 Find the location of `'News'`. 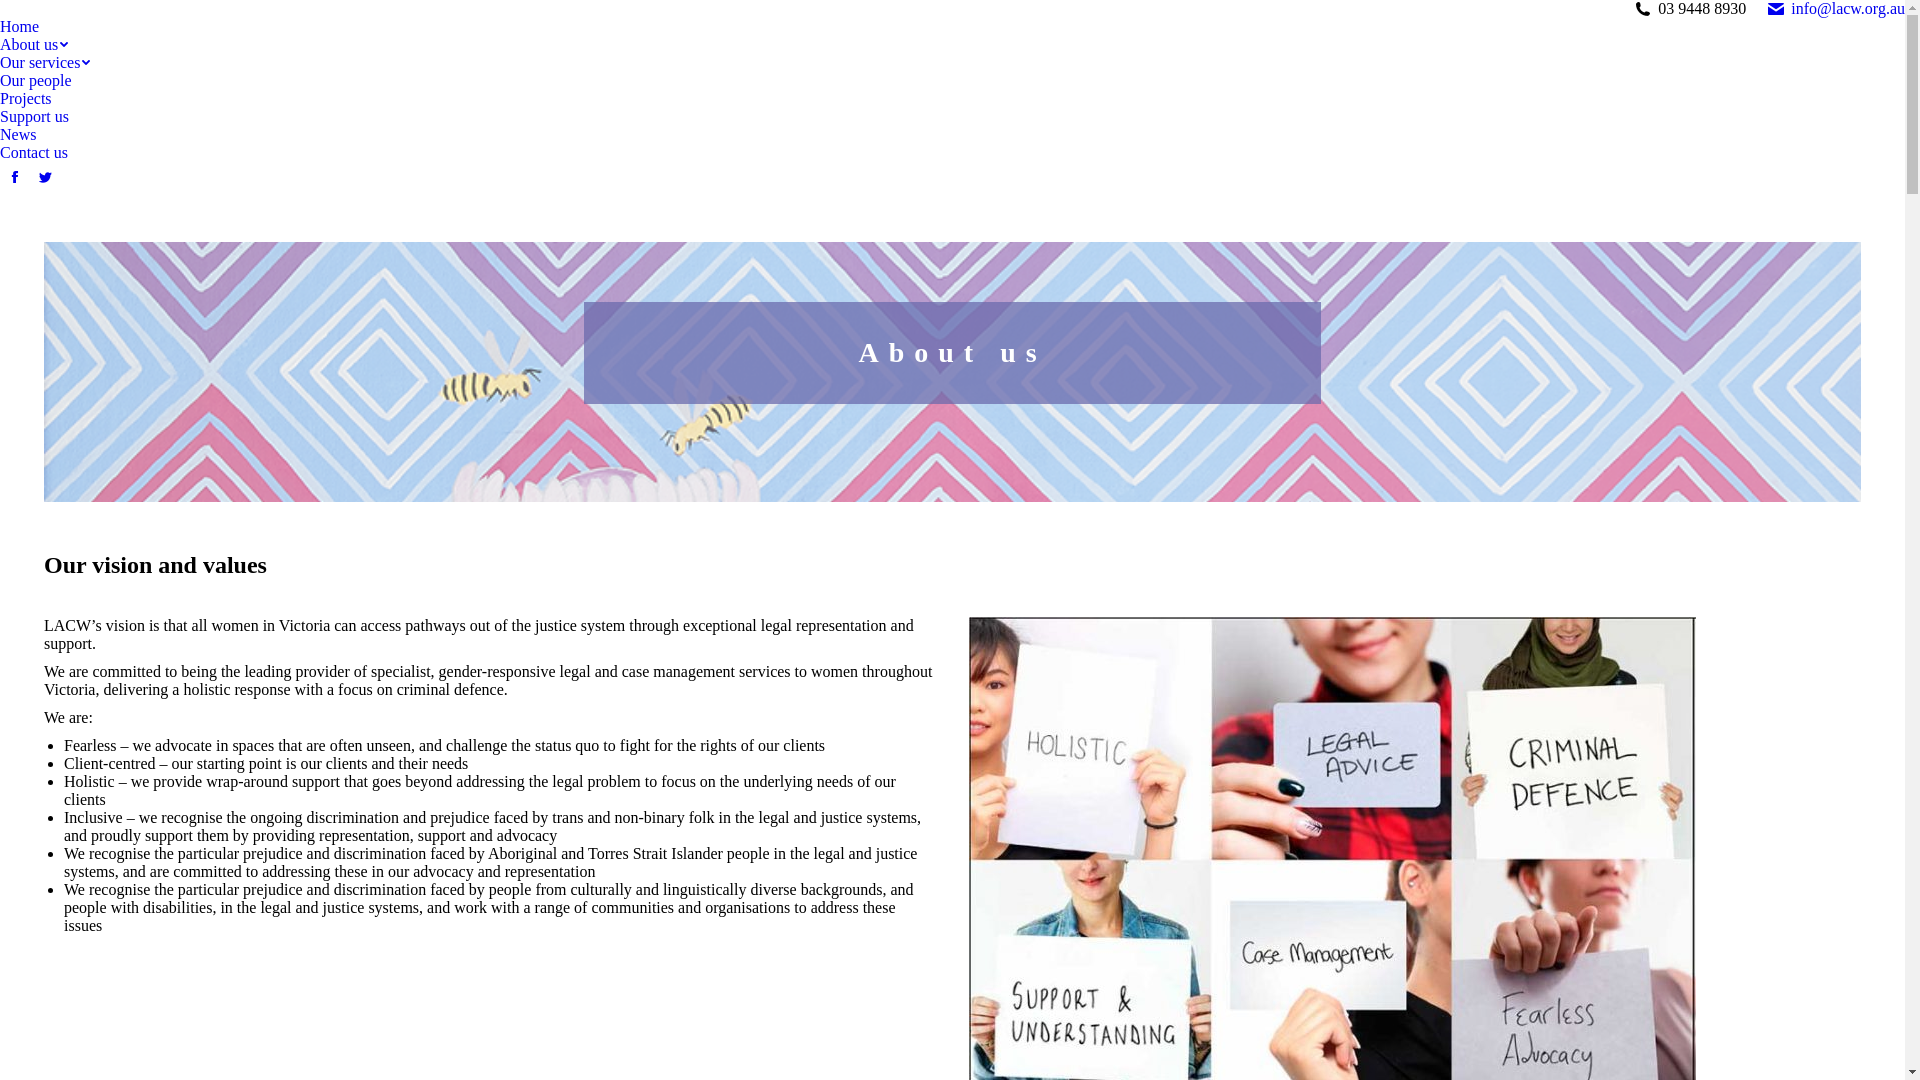

'News' is located at coordinates (18, 135).